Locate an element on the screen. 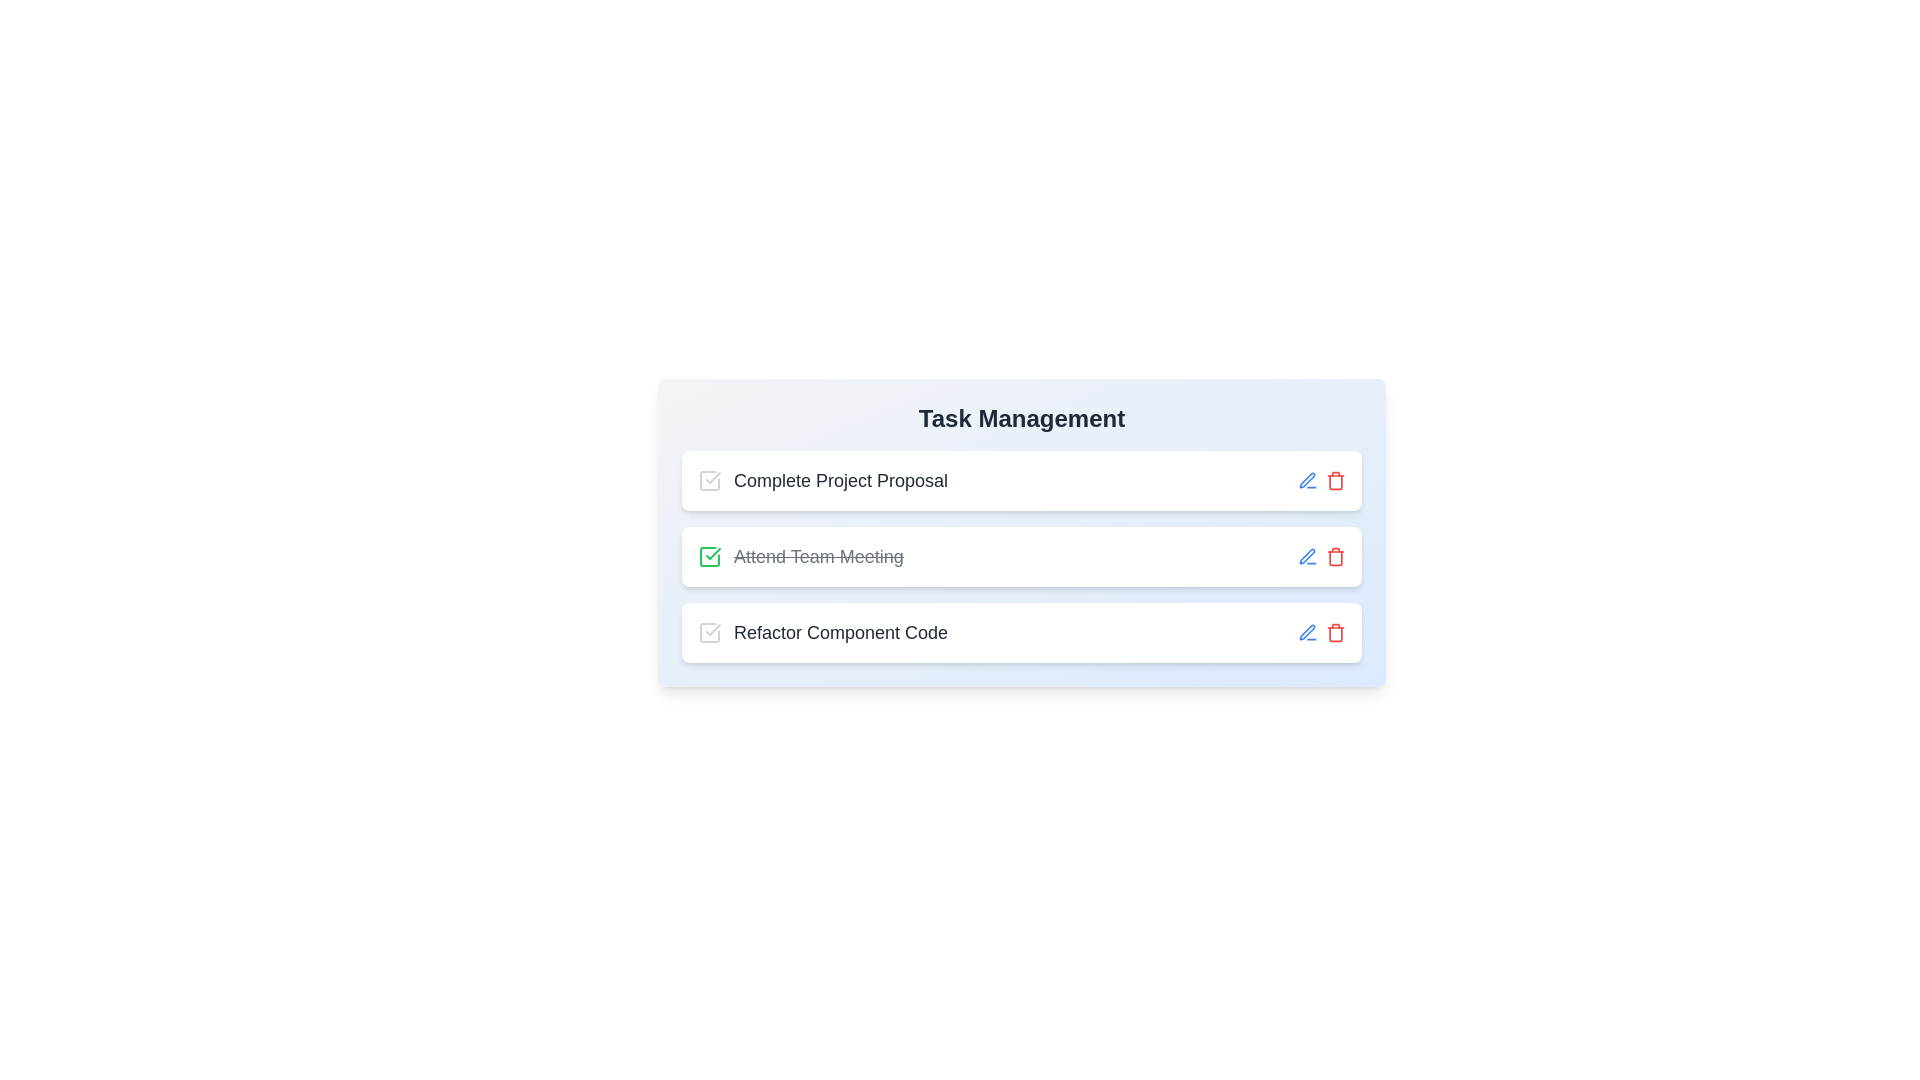 The width and height of the screenshot is (1920, 1080). the Text label indicating a completed task, which is the second item in a vertical list and has a strikethrough style is located at coordinates (800, 556).